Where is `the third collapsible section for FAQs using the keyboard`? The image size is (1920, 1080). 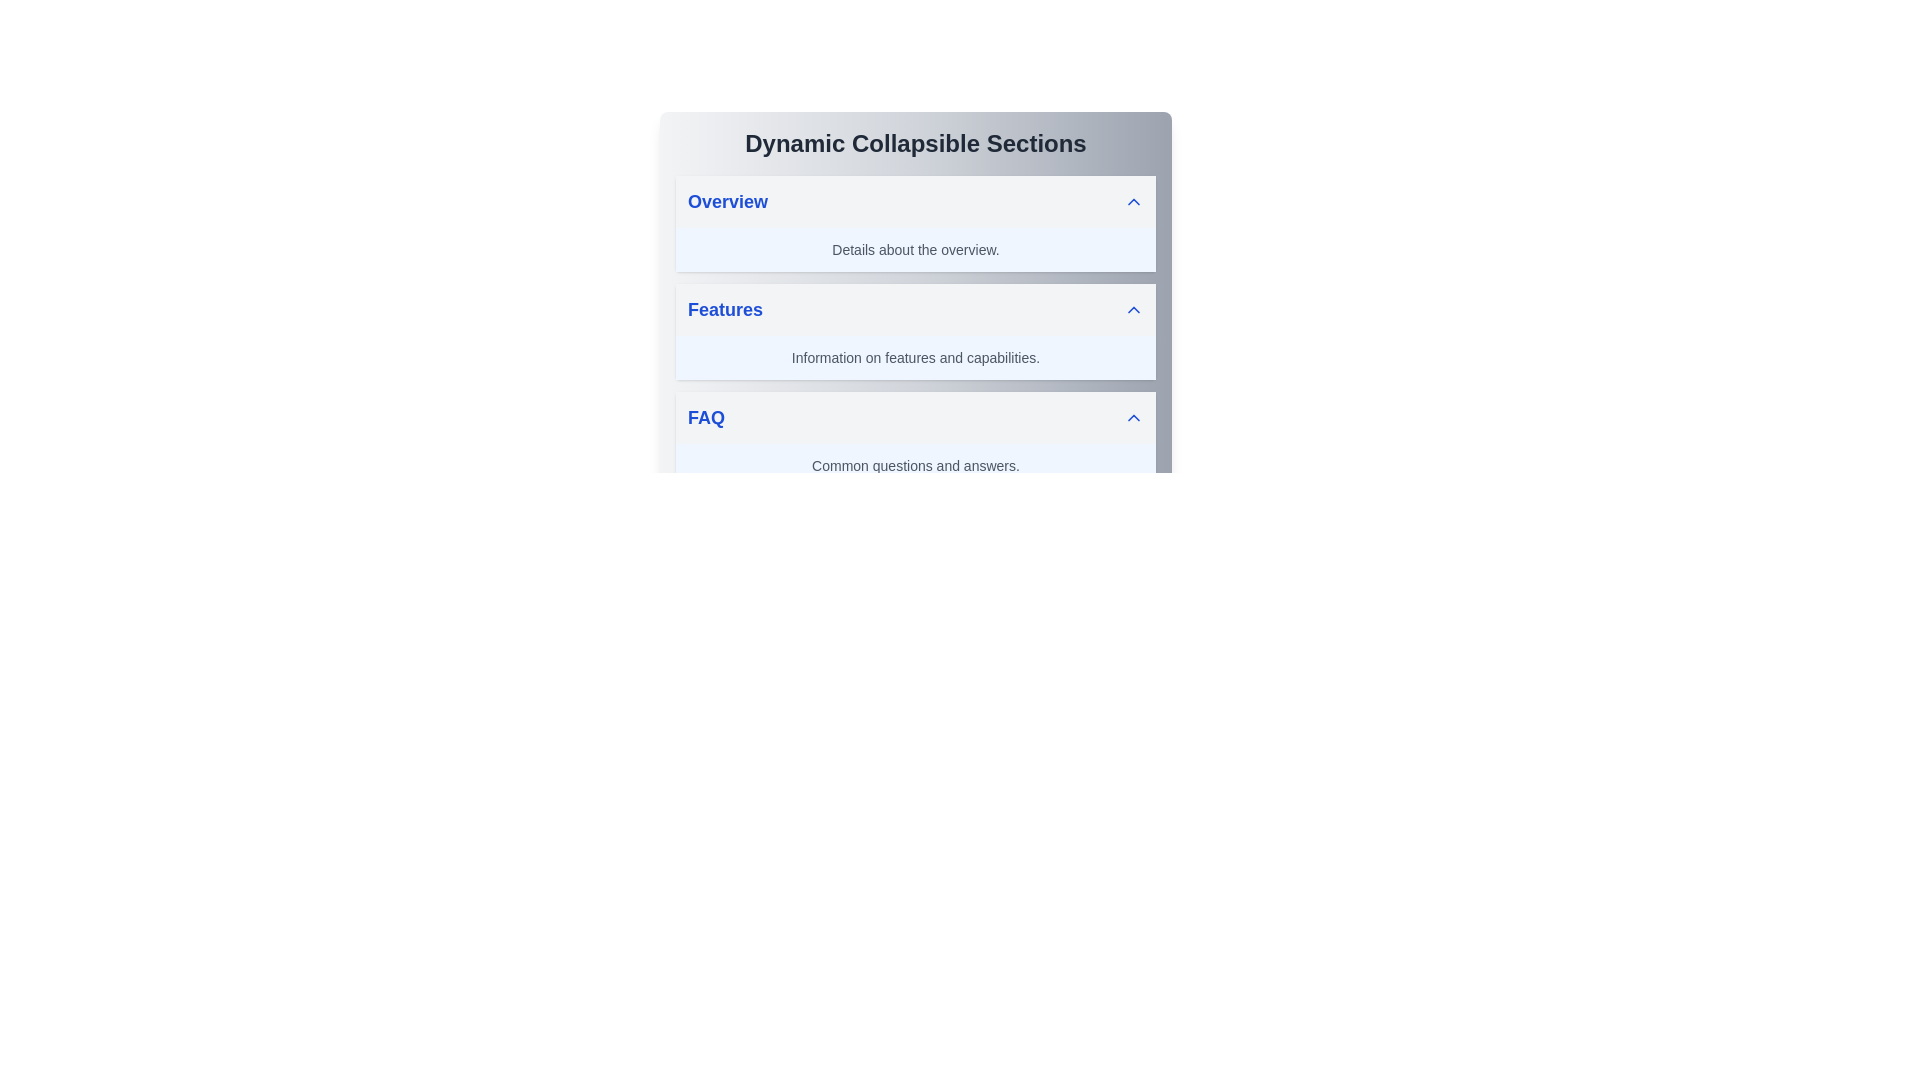
the third collapsible section for FAQs using the keyboard is located at coordinates (915, 438).